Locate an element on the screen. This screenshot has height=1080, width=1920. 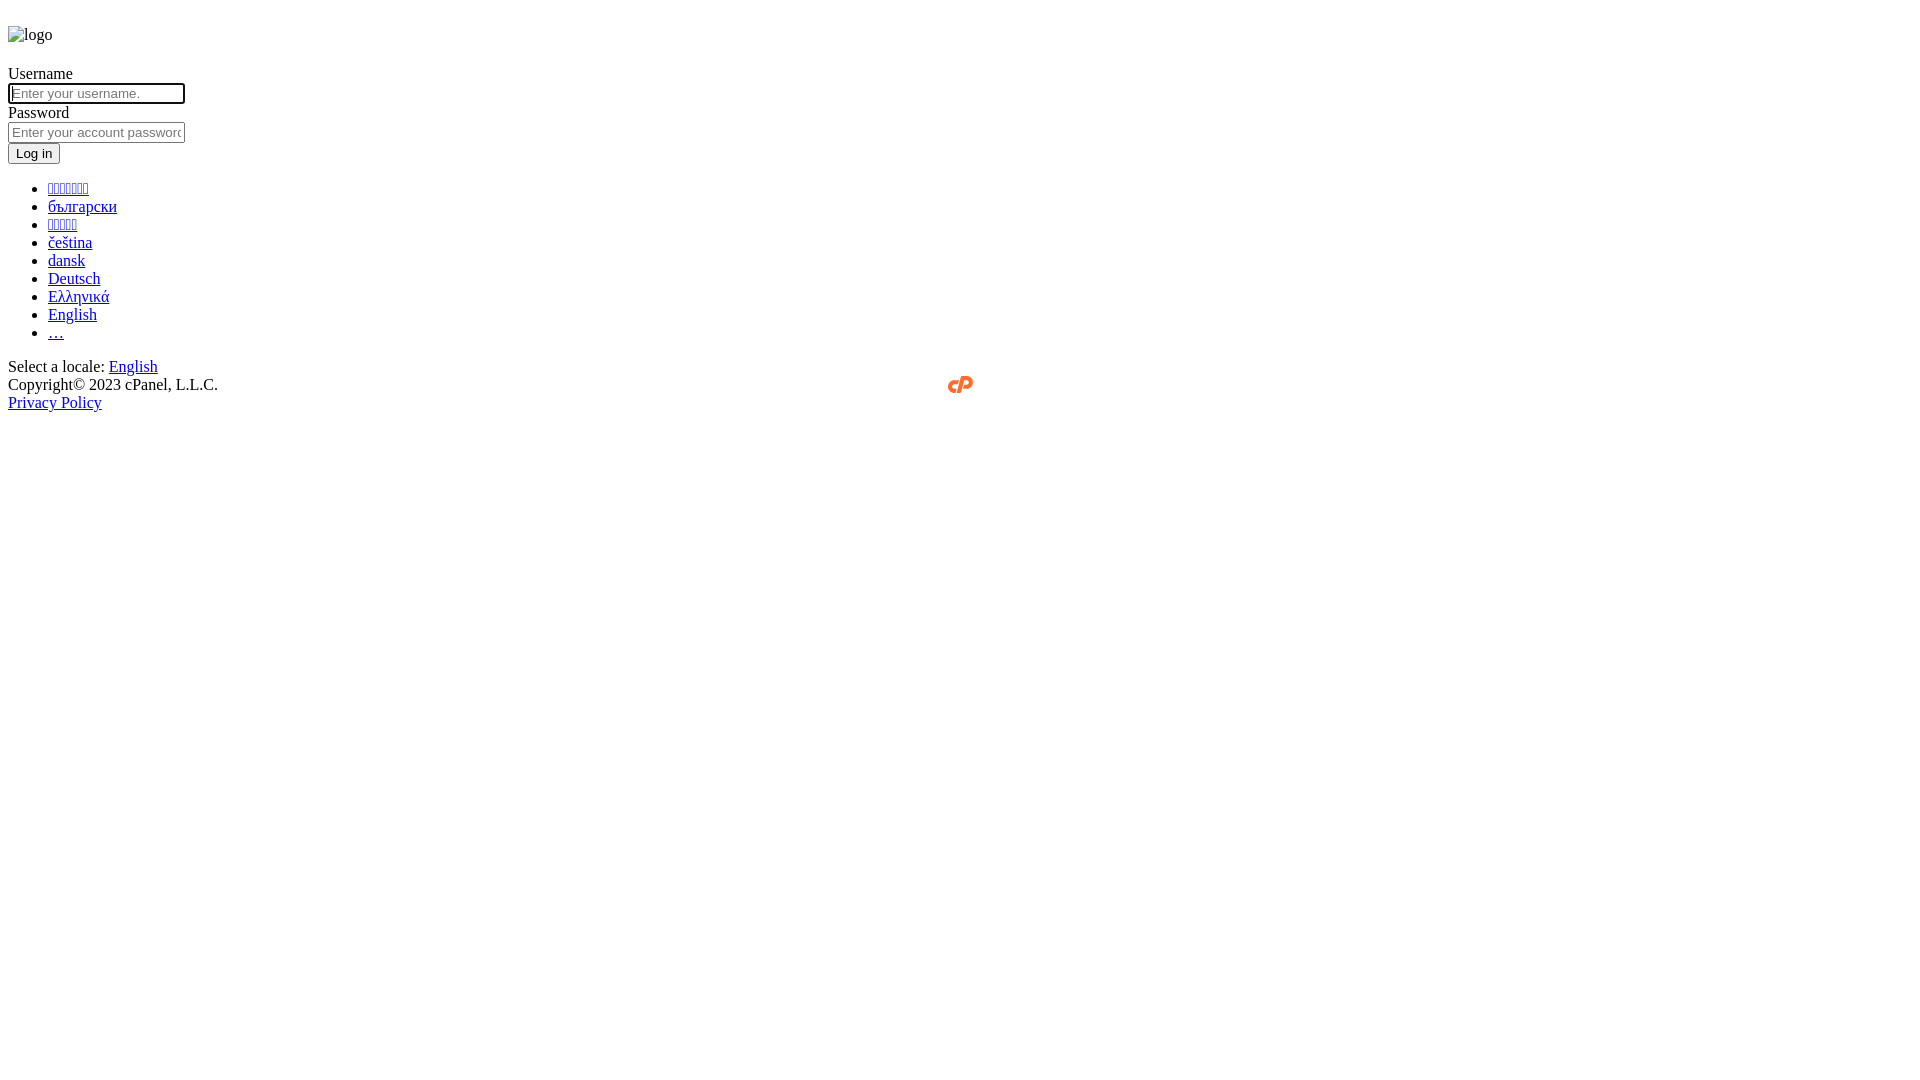
'Deutsch' is located at coordinates (48, 278).